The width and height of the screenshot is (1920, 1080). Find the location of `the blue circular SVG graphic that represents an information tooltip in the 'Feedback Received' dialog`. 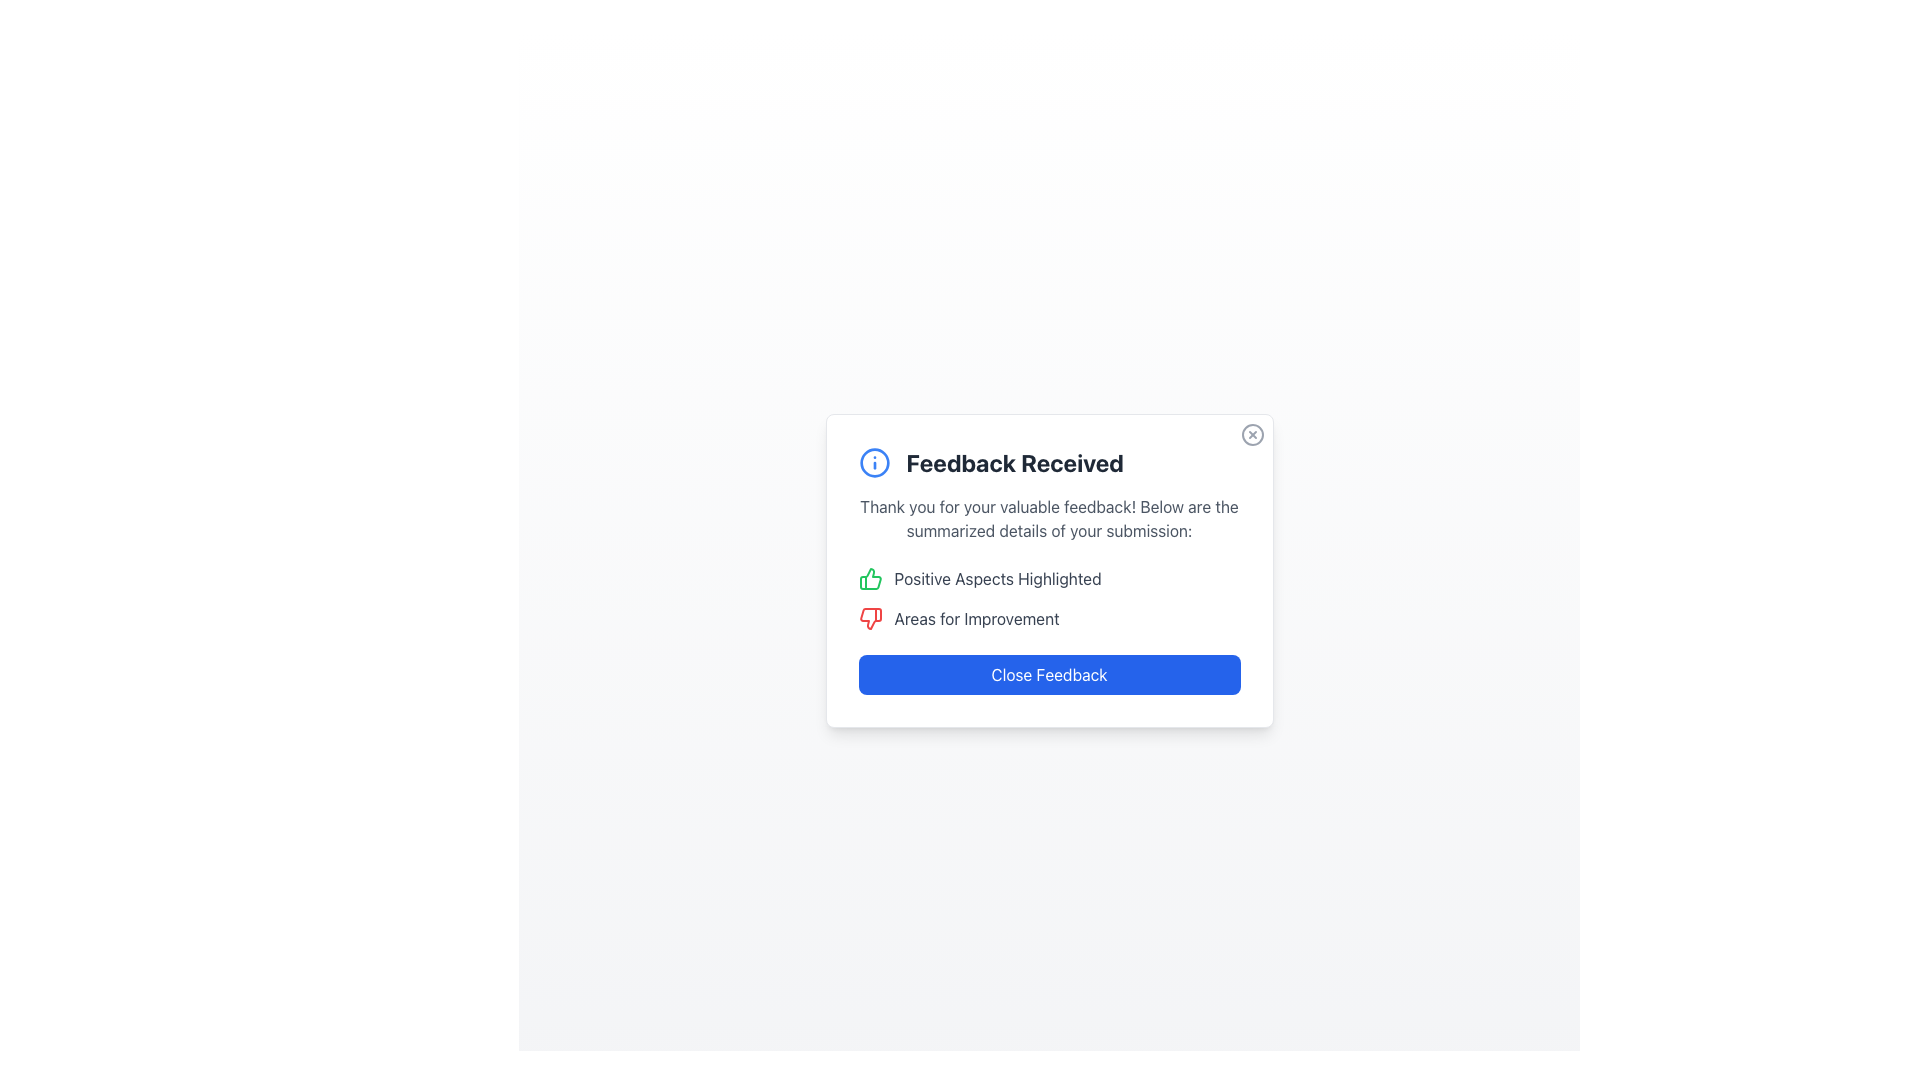

the blue circular SVG graphic that represents an information tooltip in the 'Feedback Received' dialog is located at coordinates (874, 462).